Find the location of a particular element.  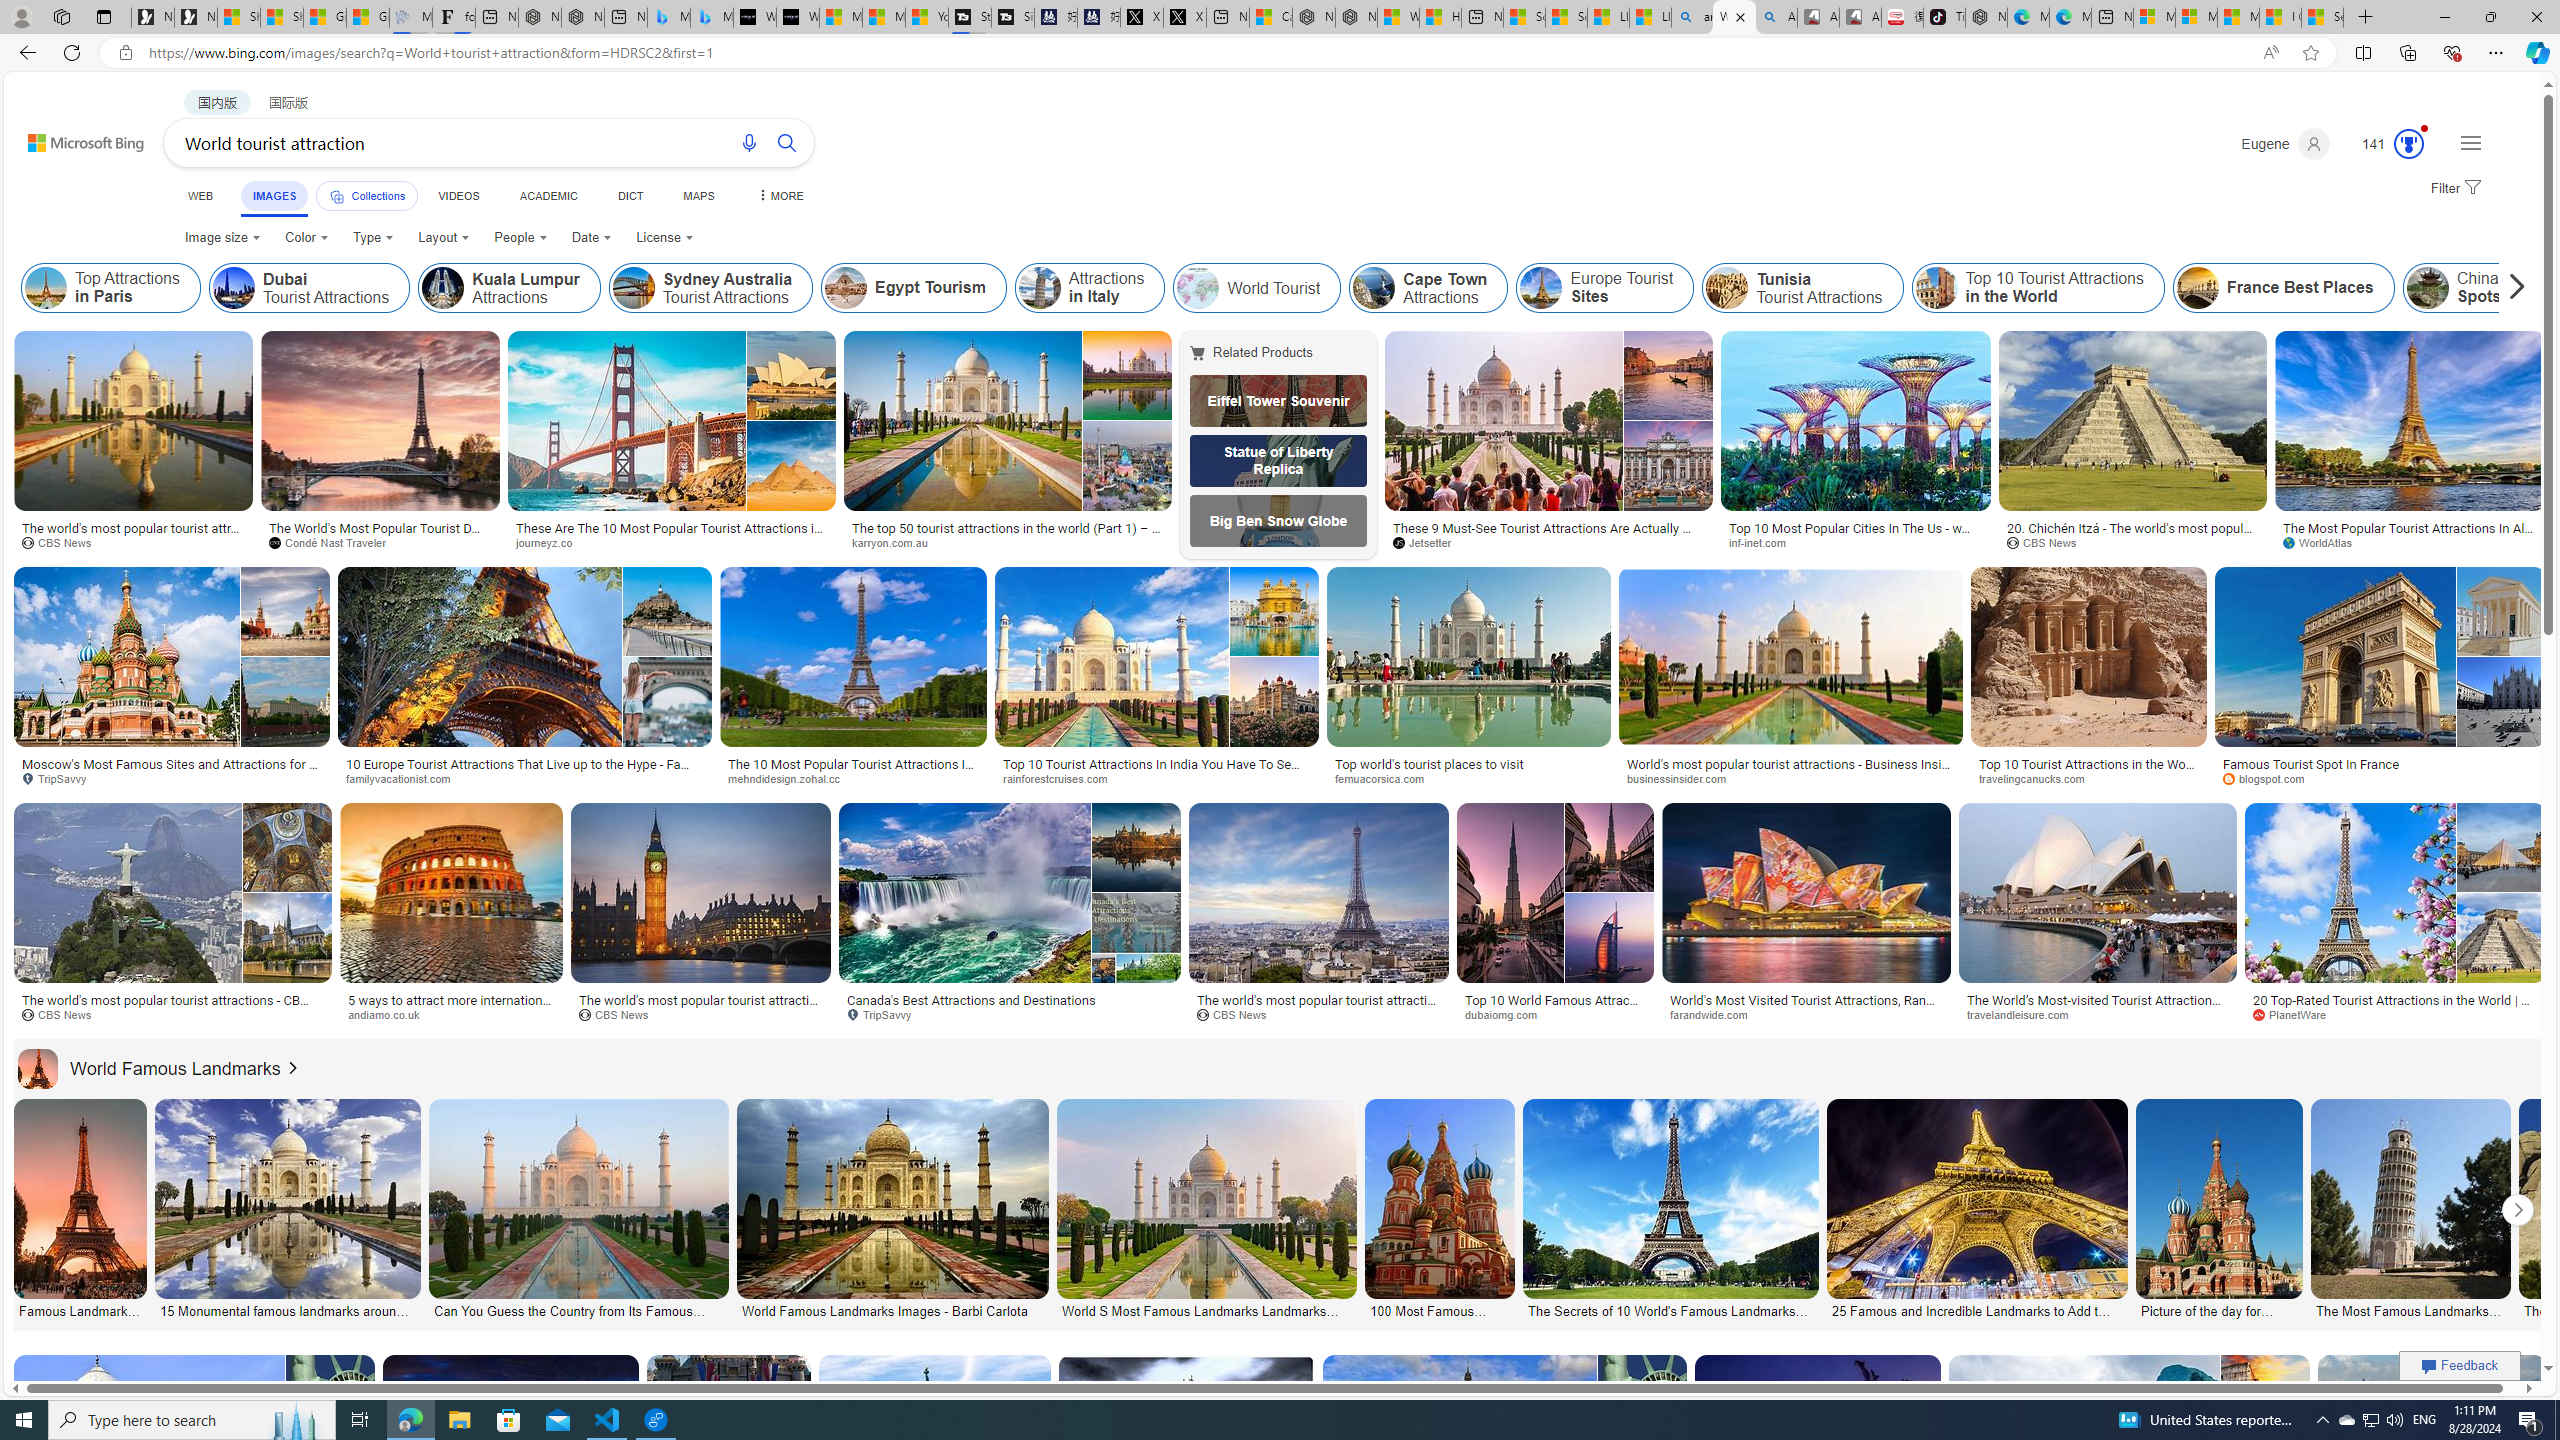

'Top 10 Tourist Attractions in the World | Traveling Canucks' is located at coordinates (2087, 770).